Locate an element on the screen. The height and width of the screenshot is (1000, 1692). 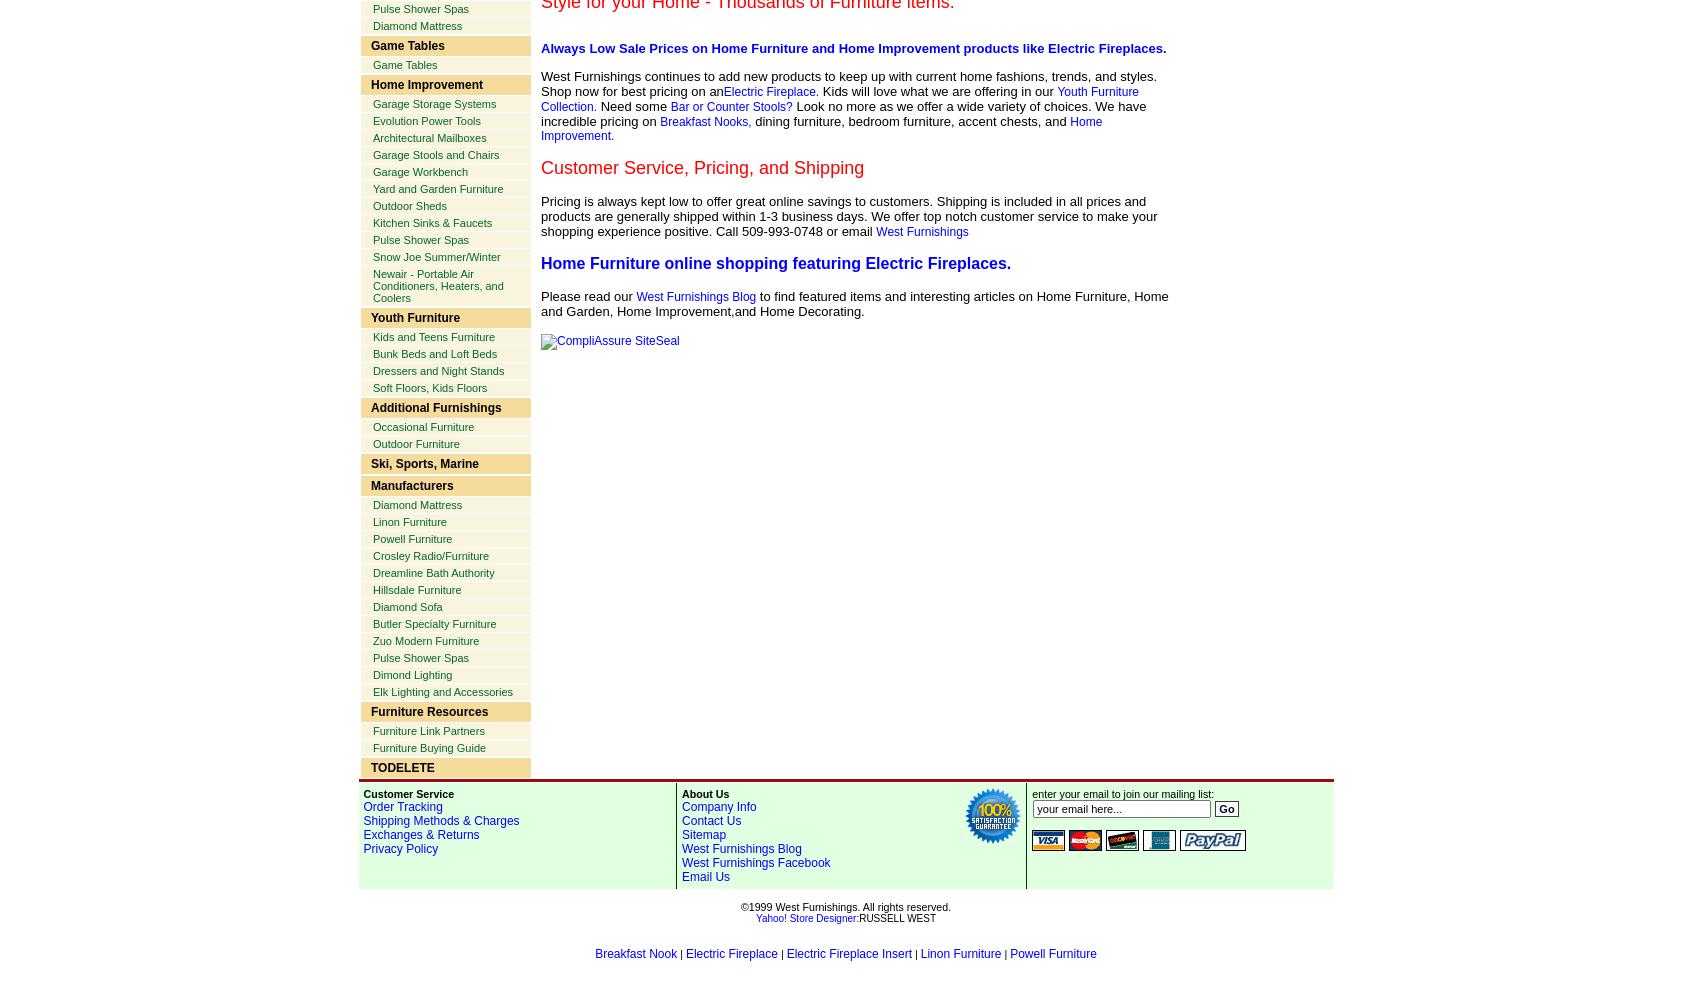
'©1999 West Furnishings. All rights reserved.' is located at coordinates (845, 907).